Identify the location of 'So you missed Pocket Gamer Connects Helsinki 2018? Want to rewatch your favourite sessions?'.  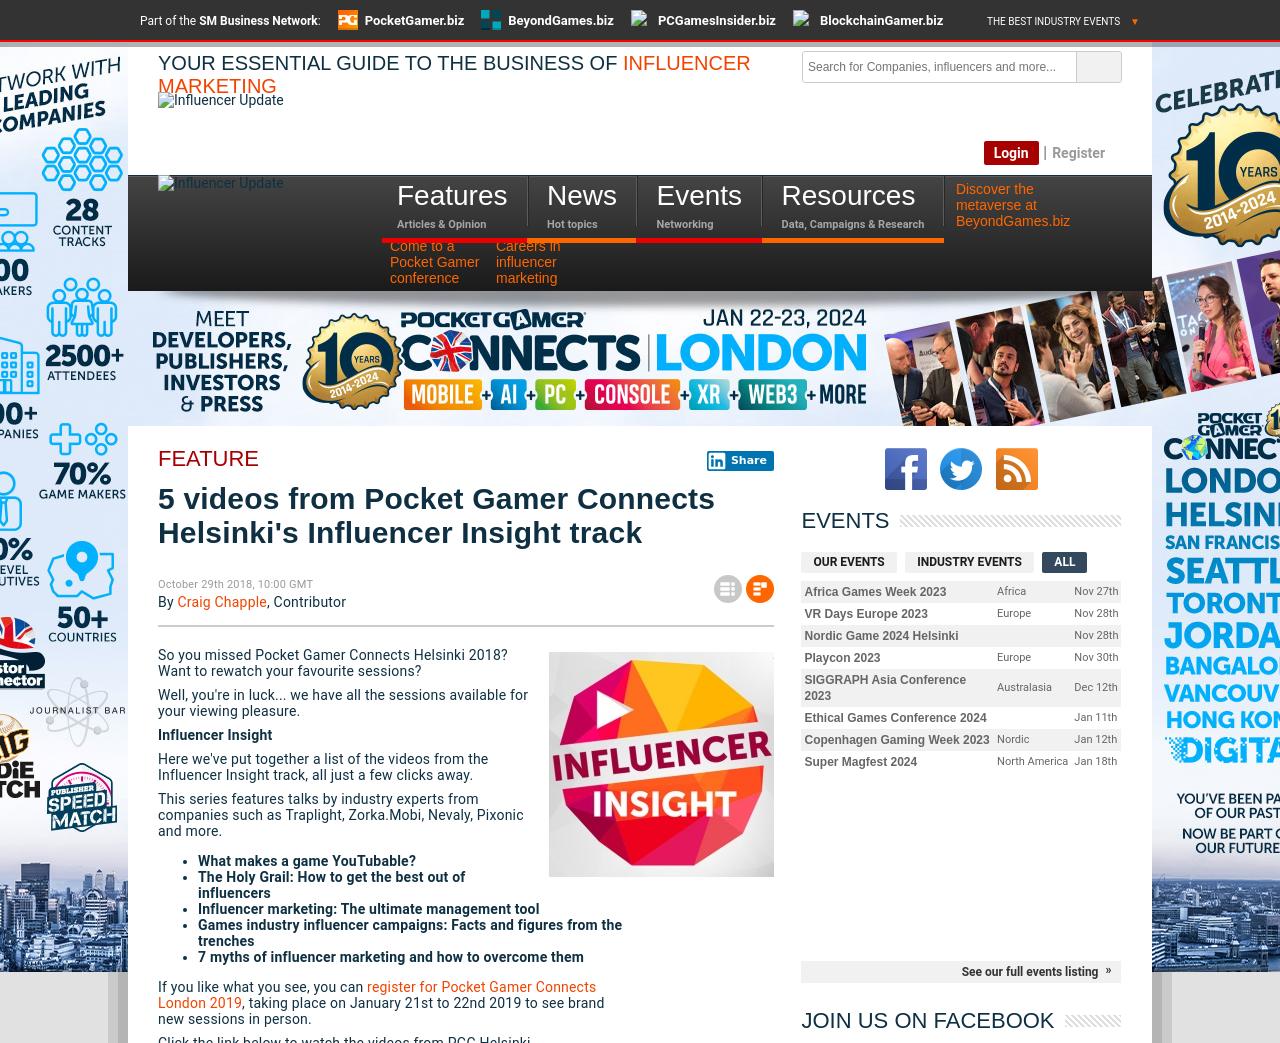
(332, 662).